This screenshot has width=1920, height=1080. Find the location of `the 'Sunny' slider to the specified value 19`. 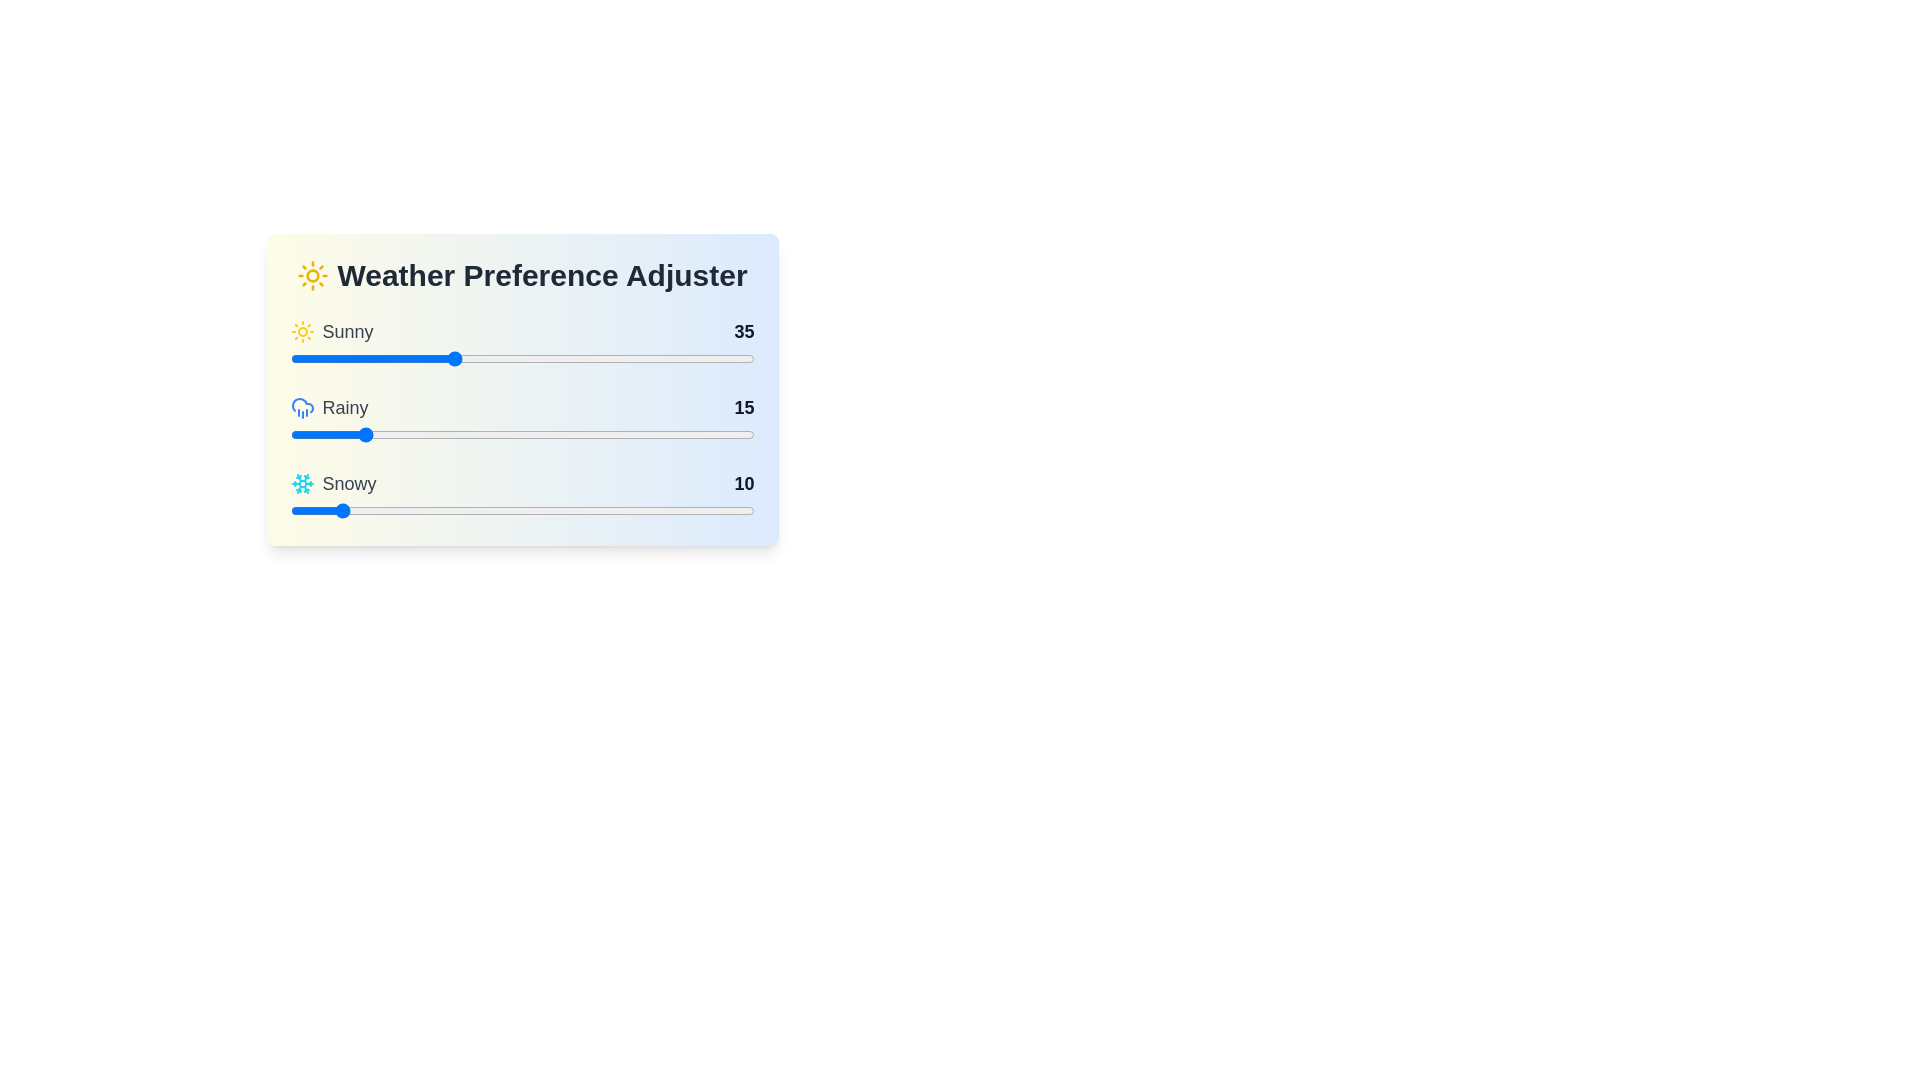

the 'Sunny' slider to the specified value 19 is located at coordinates (378, 357).